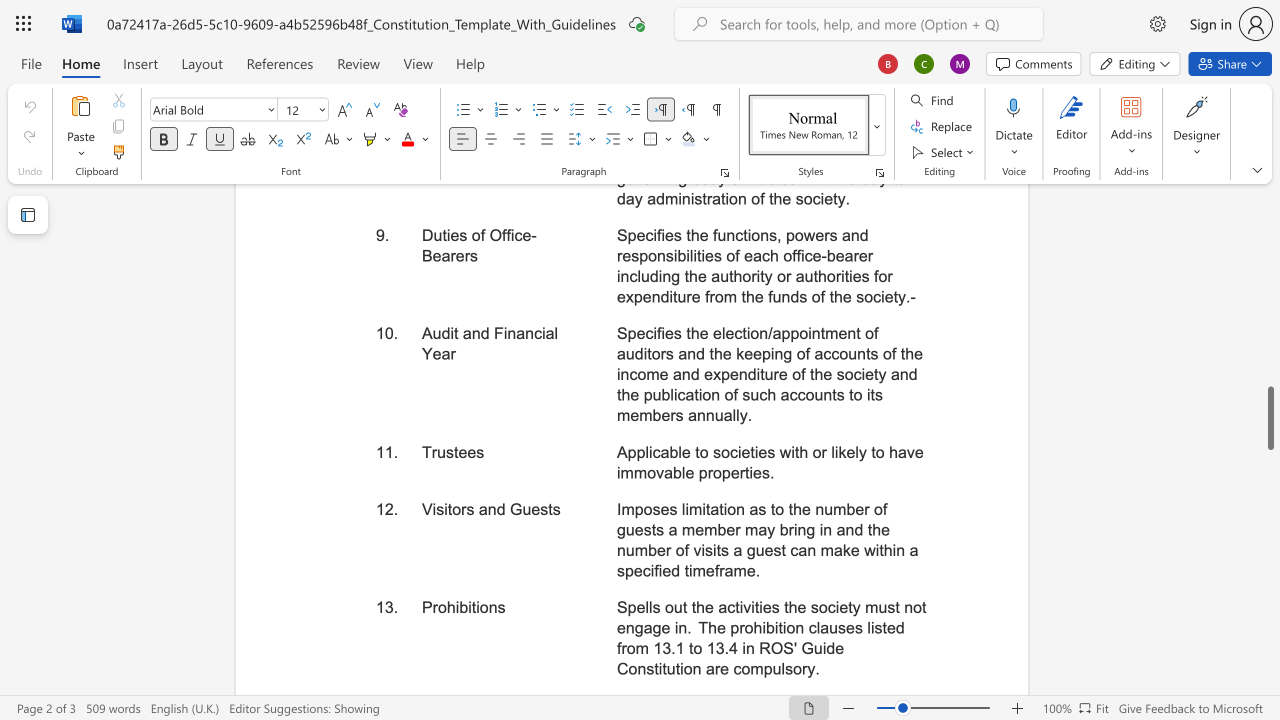 The image size is (1280, 720). What do you see at coordinates (1269, 400) in the screenshot?
I see `the vertical scrollbar to raise the page content` at bounding box center [1269, 400].